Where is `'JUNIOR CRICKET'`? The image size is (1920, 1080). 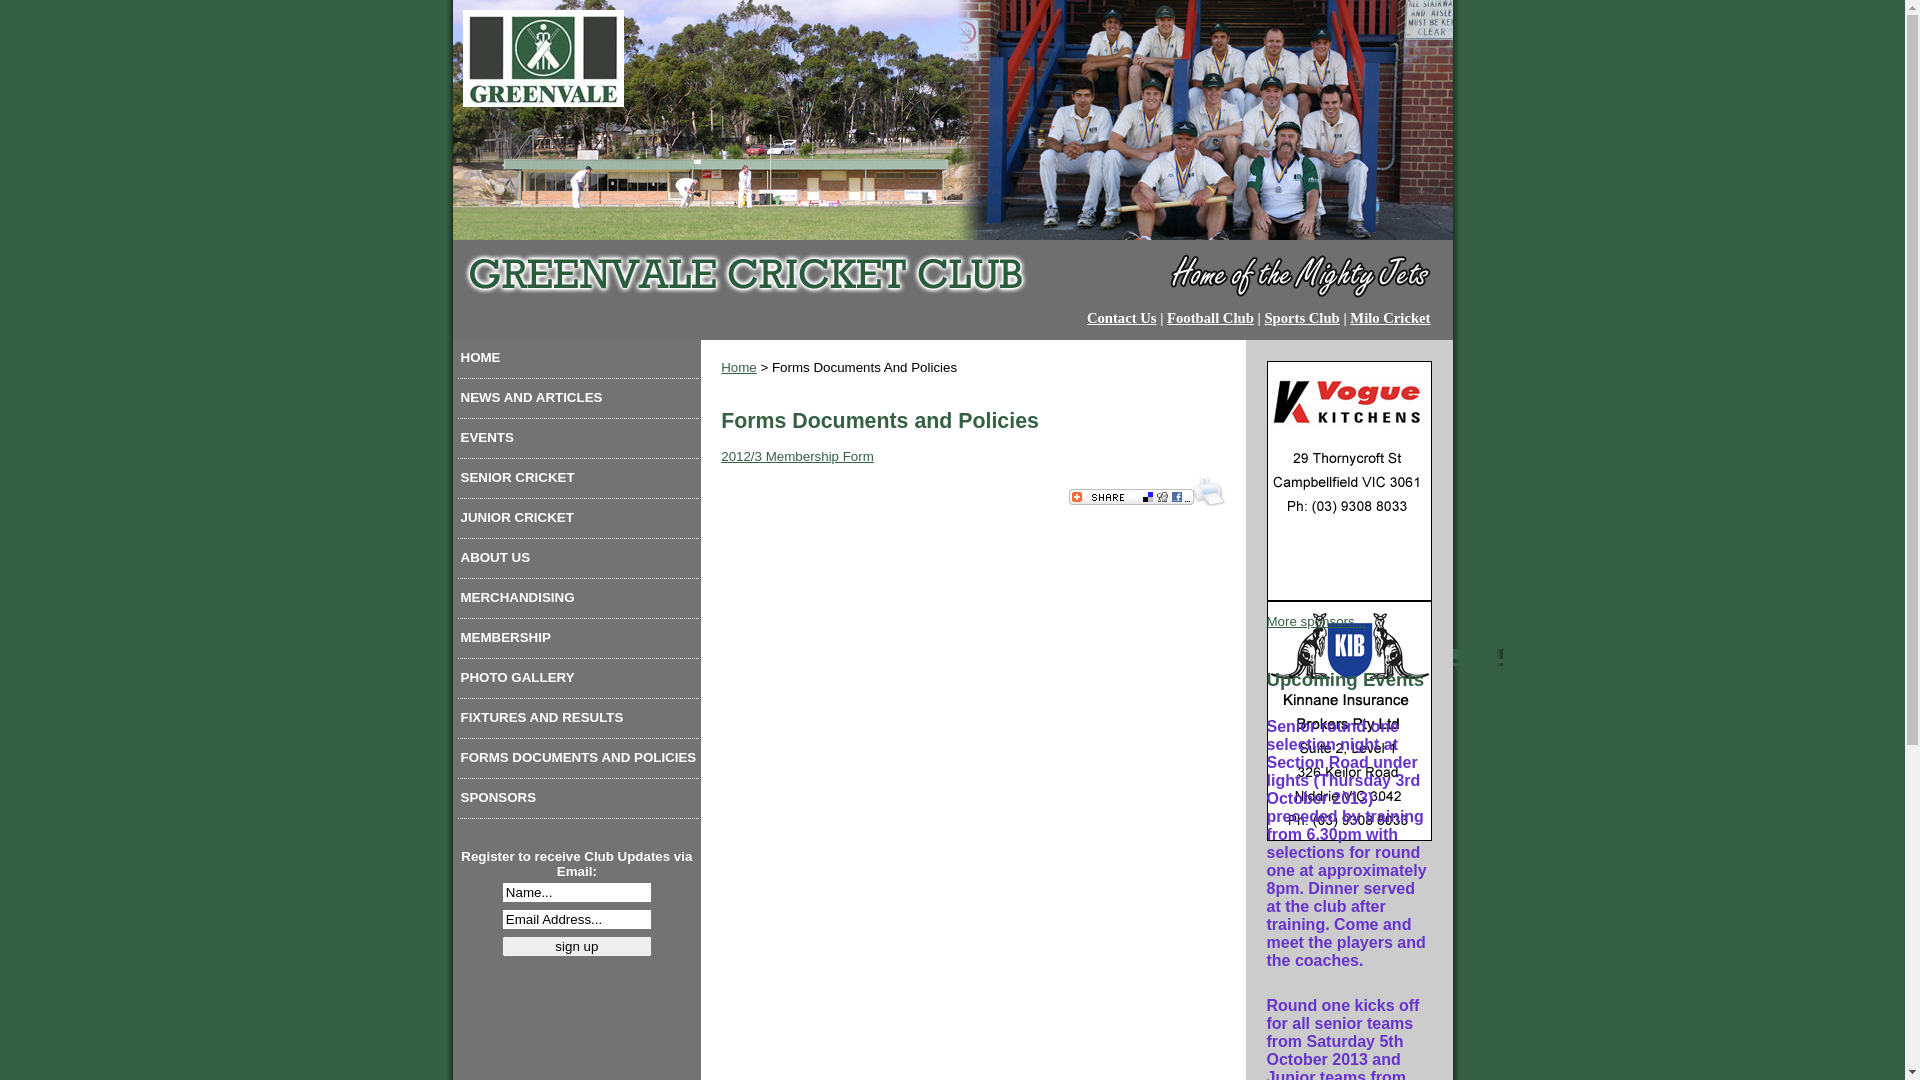 'JUNIOR CRICKET' is located at coordinates (578, 520).